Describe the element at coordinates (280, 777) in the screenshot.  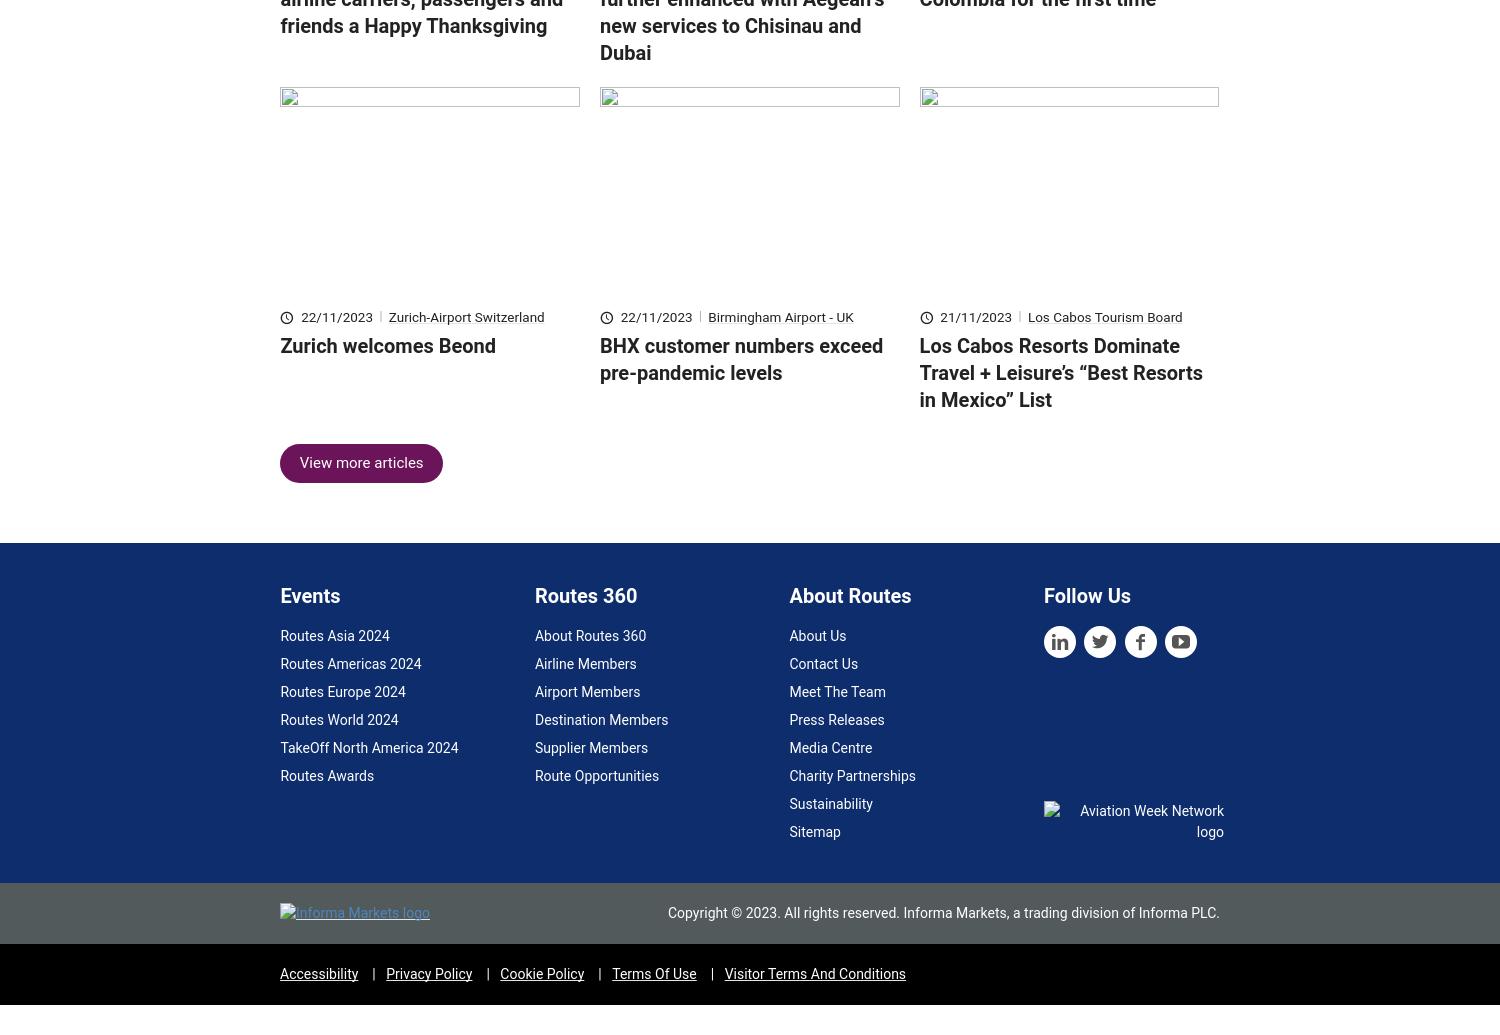
I see `'TakeOff North America 2024'` at that location.